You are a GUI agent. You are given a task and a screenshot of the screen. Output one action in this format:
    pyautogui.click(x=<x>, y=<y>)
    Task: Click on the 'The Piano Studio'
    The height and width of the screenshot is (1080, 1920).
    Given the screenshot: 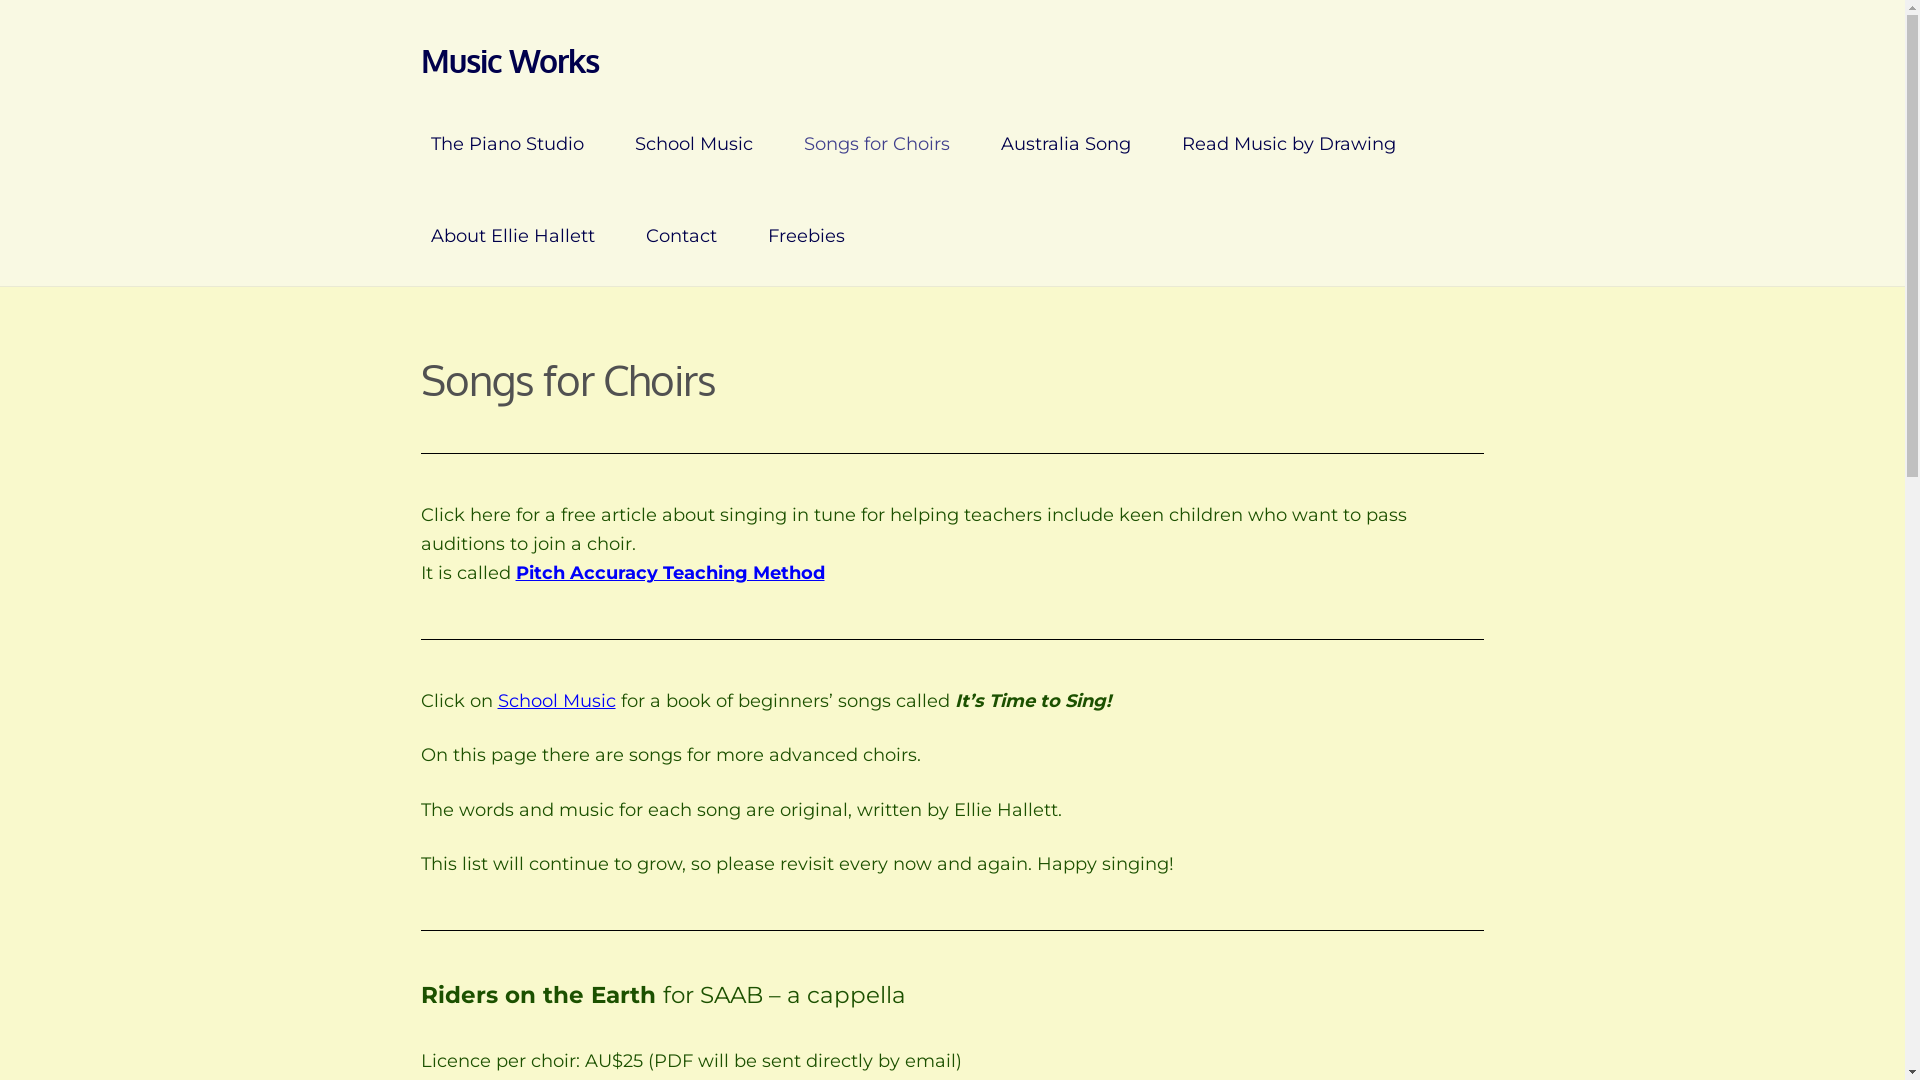 What is the action you would take?
    pyautogui.click(x=507, y=143)
    